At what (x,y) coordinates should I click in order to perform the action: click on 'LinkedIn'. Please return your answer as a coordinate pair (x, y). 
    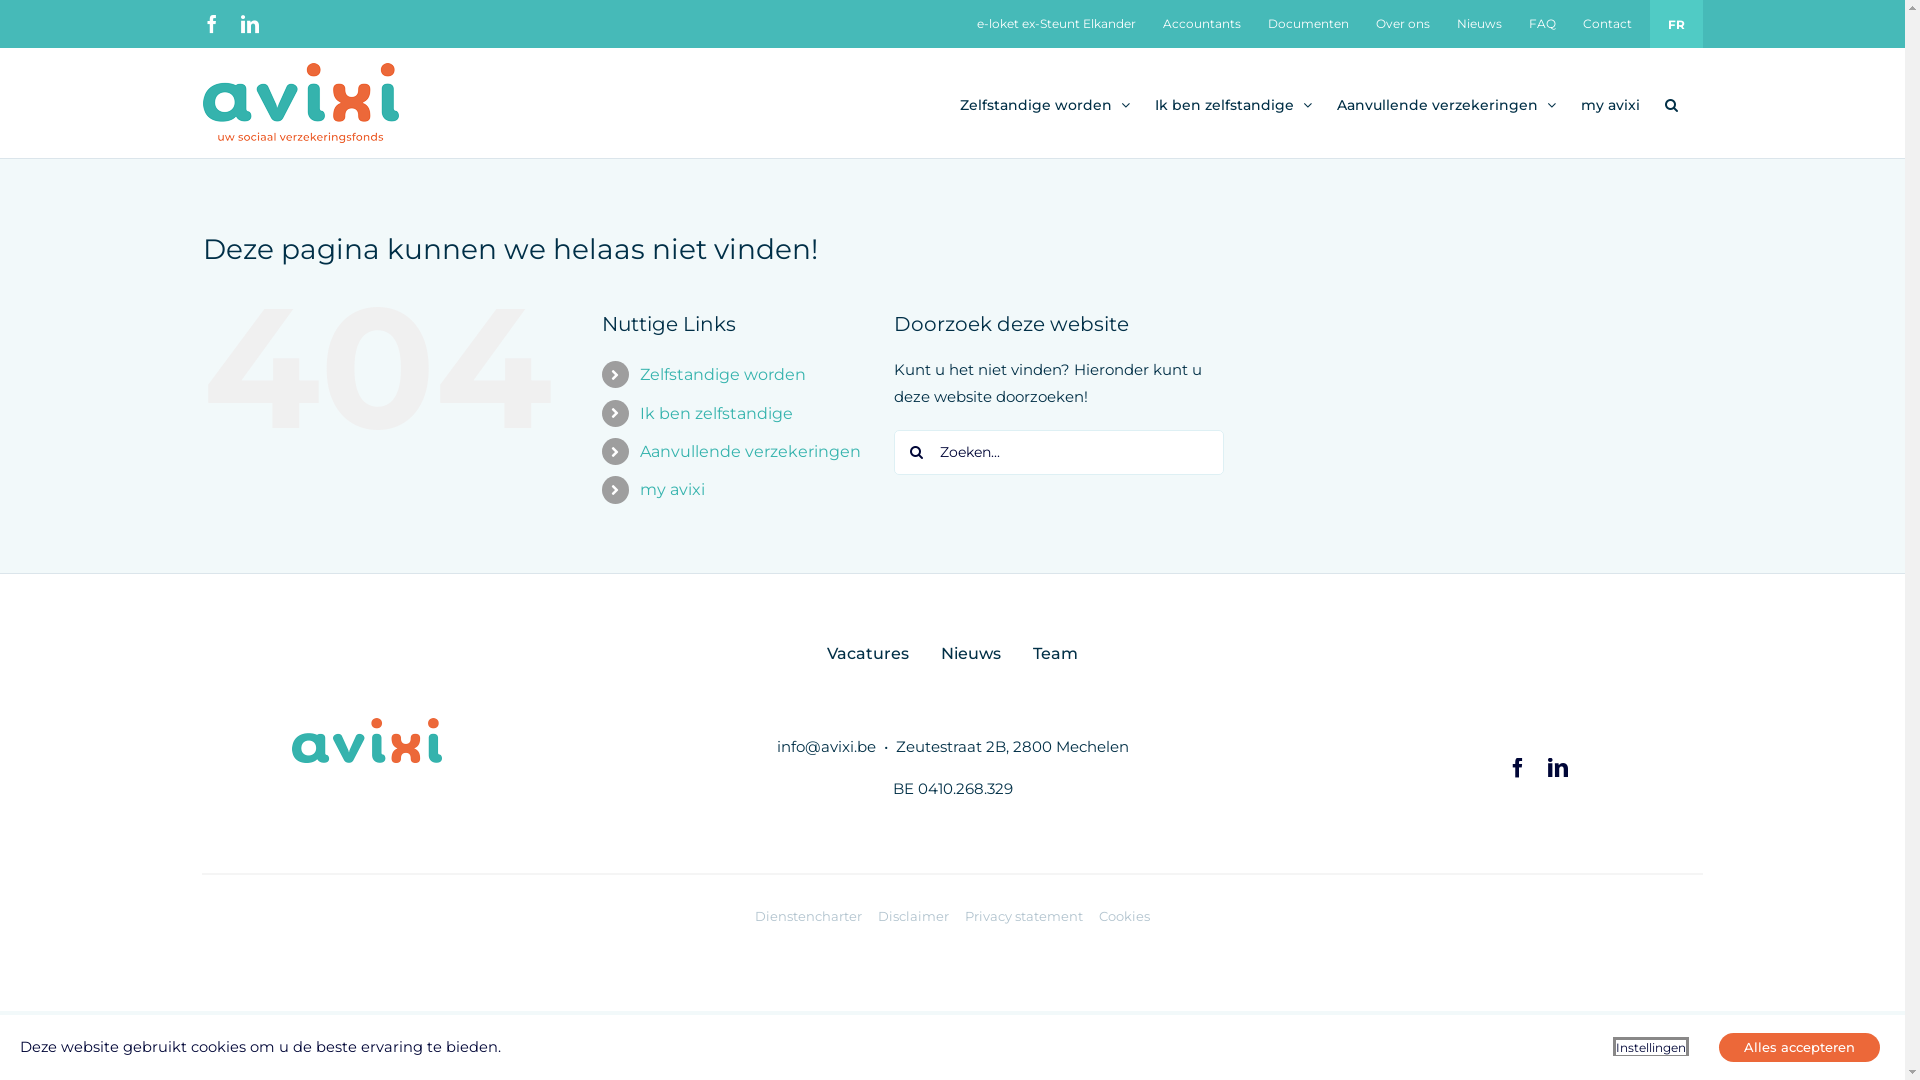
    Looking at the image, I should click on (248, 23).